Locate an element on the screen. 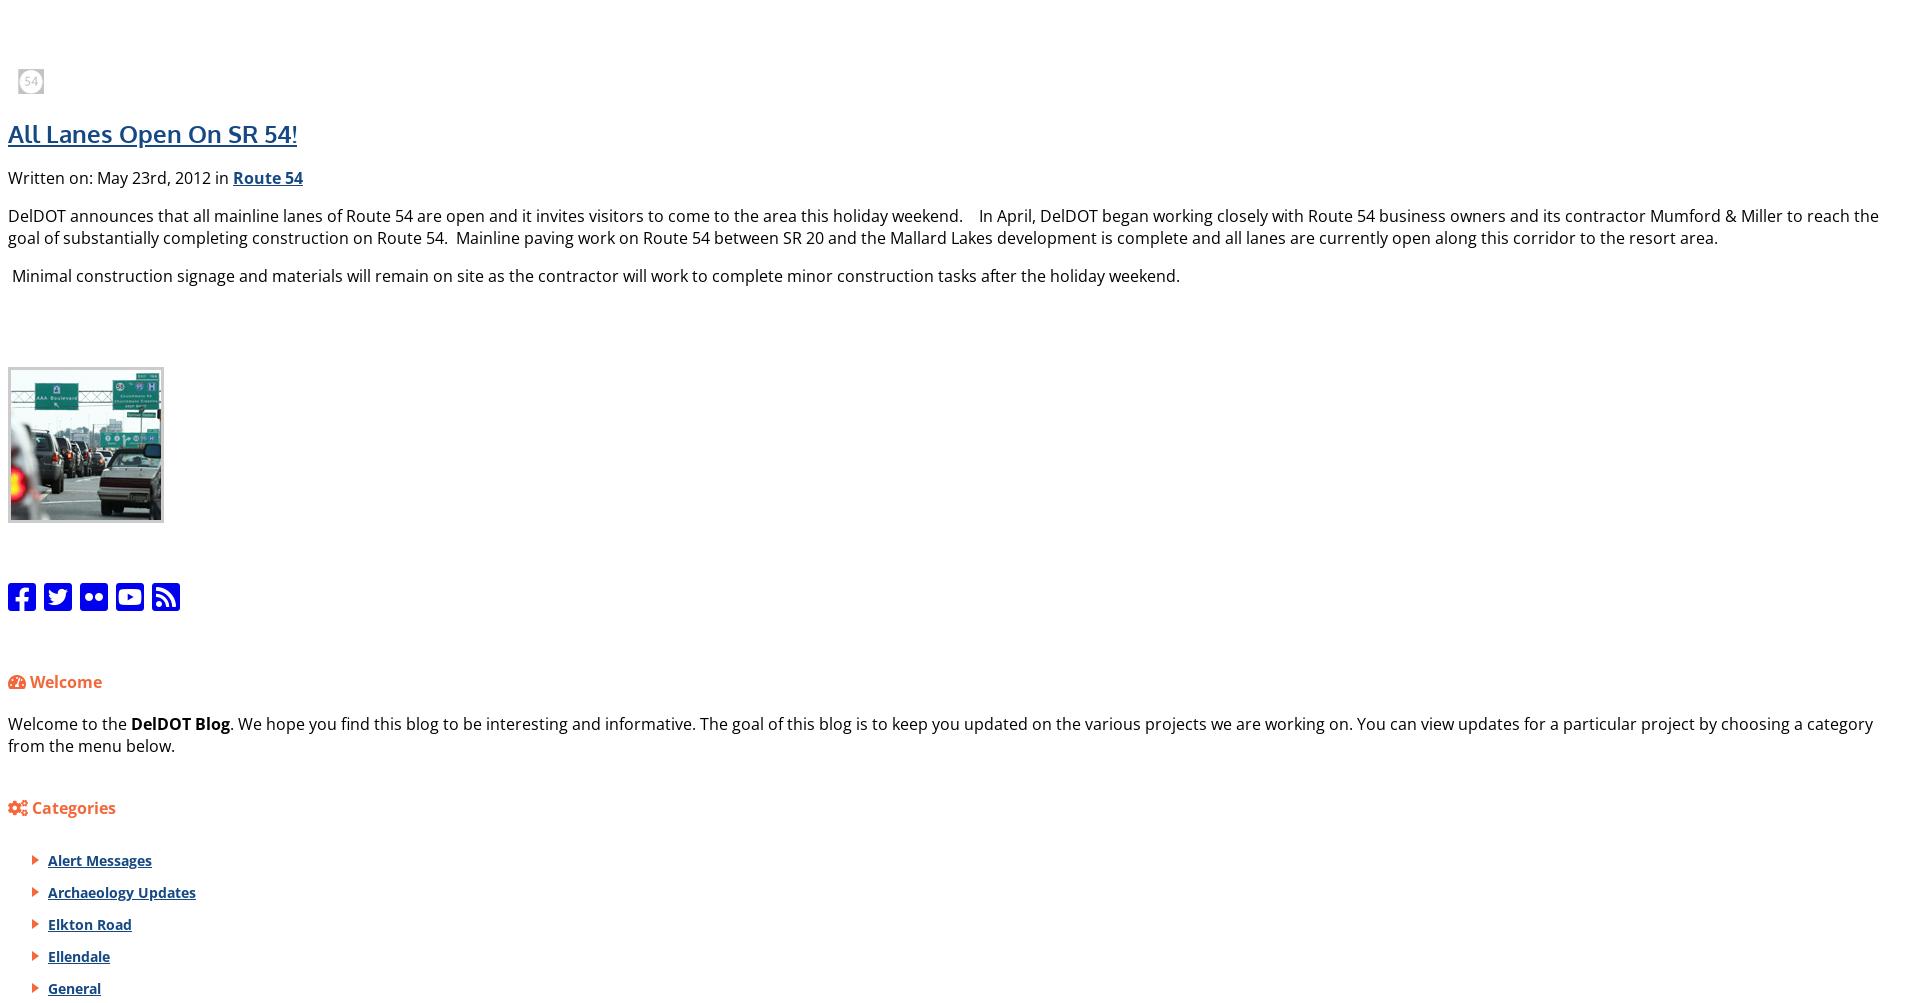 This screenshot has height=1003, width=1908. 'Written on: May 23rd, 2012 in' is located at coordinates (7, 177).